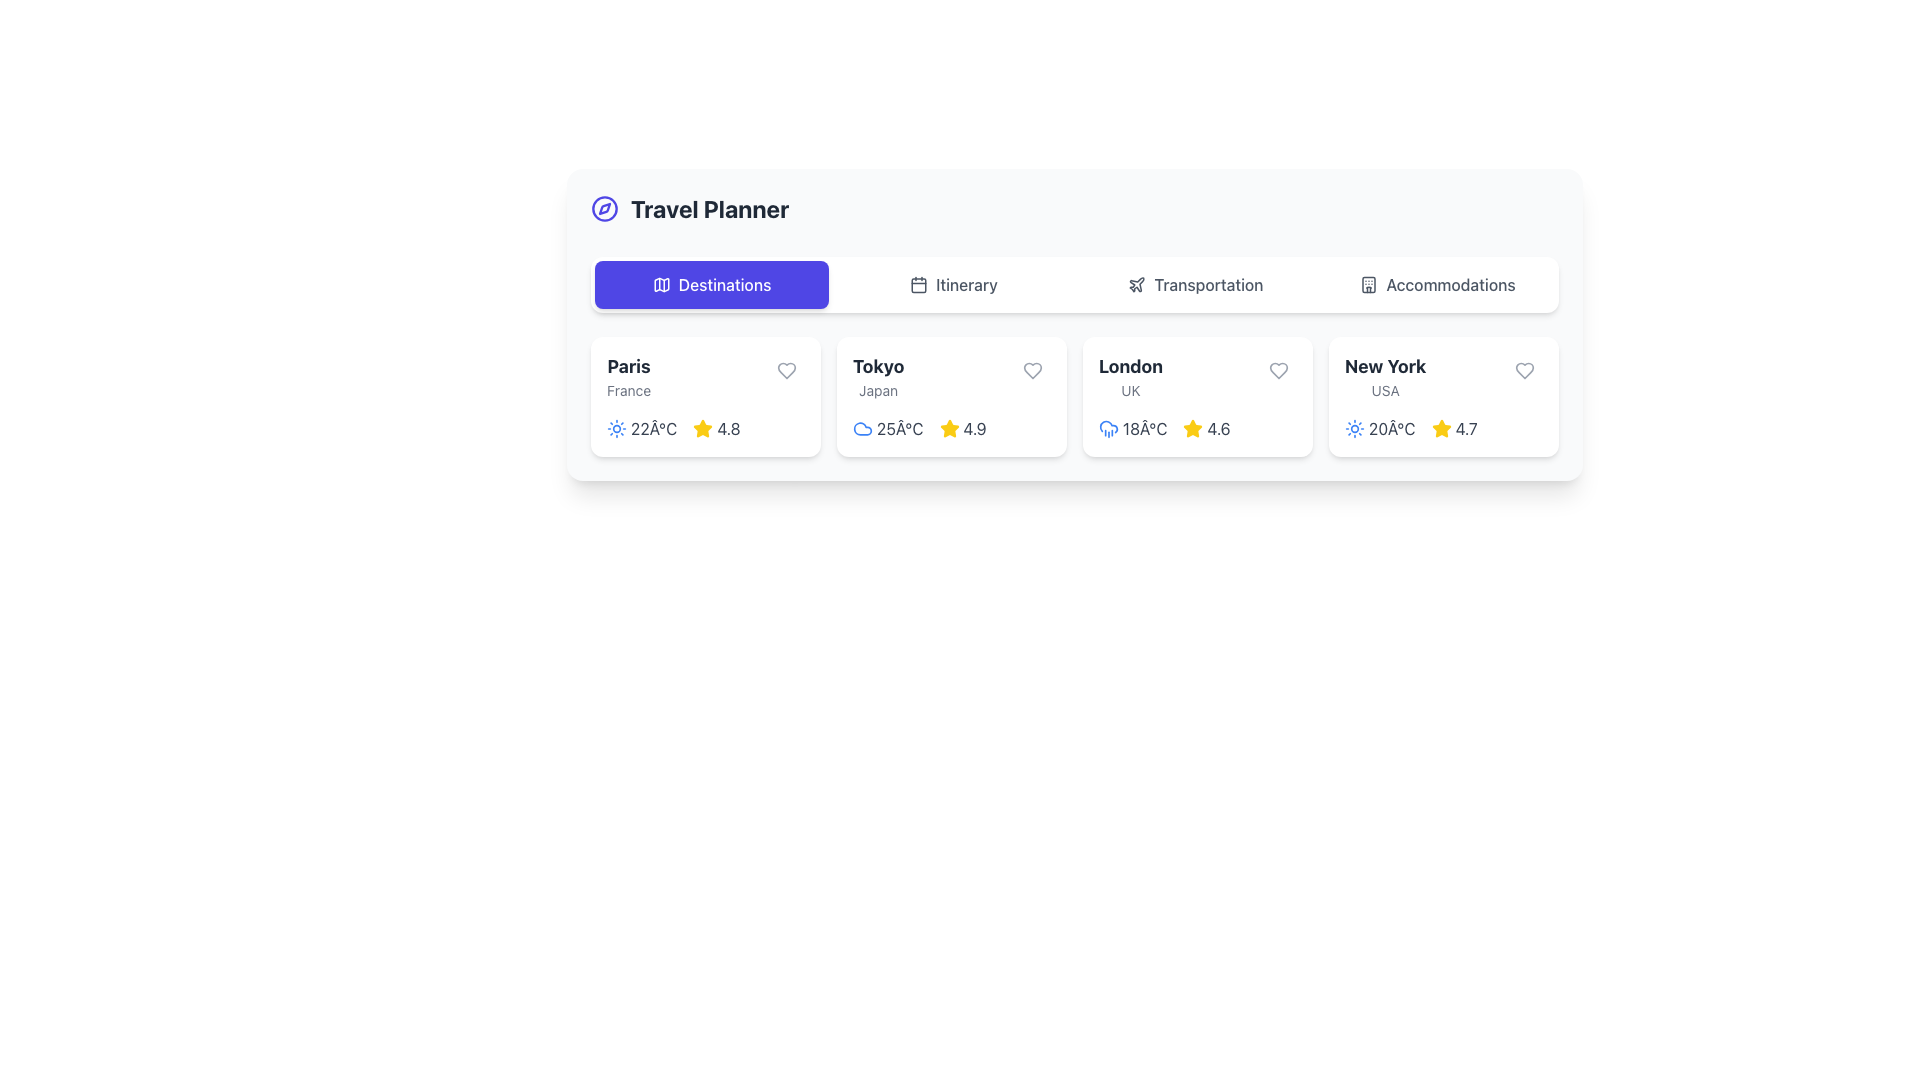 The height and width of the screenshot is (1080, 1920). What do you see at coordinates (1391, 427) in the screenshot?
I see `temperature indicator label displaying '20°C' styled in gray color, located below the blue sun icon in the New York information card` at bounding box center [1391, 427].